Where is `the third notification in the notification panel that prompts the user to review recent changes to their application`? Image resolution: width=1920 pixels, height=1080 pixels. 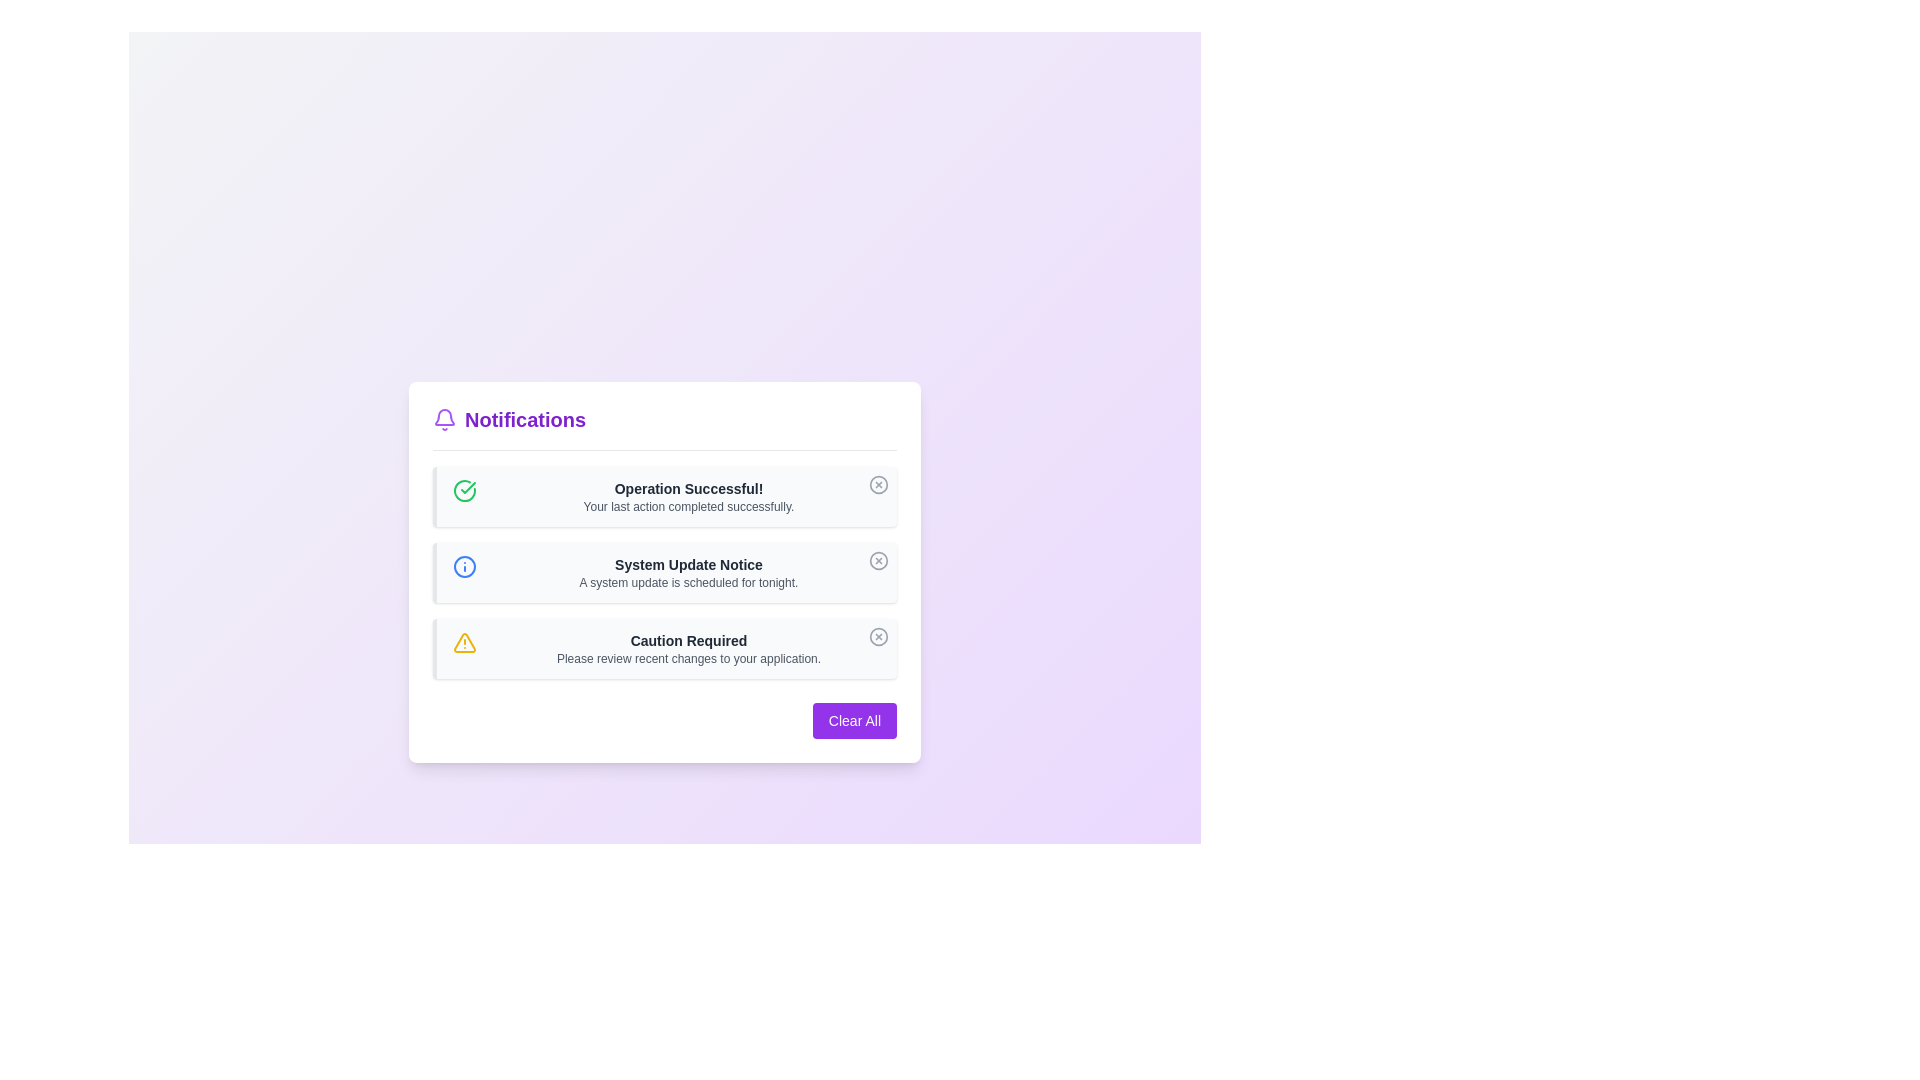
the third notification in the notification panel that prompts the user to review recent changes to their application is located at coordinates (689, 648).